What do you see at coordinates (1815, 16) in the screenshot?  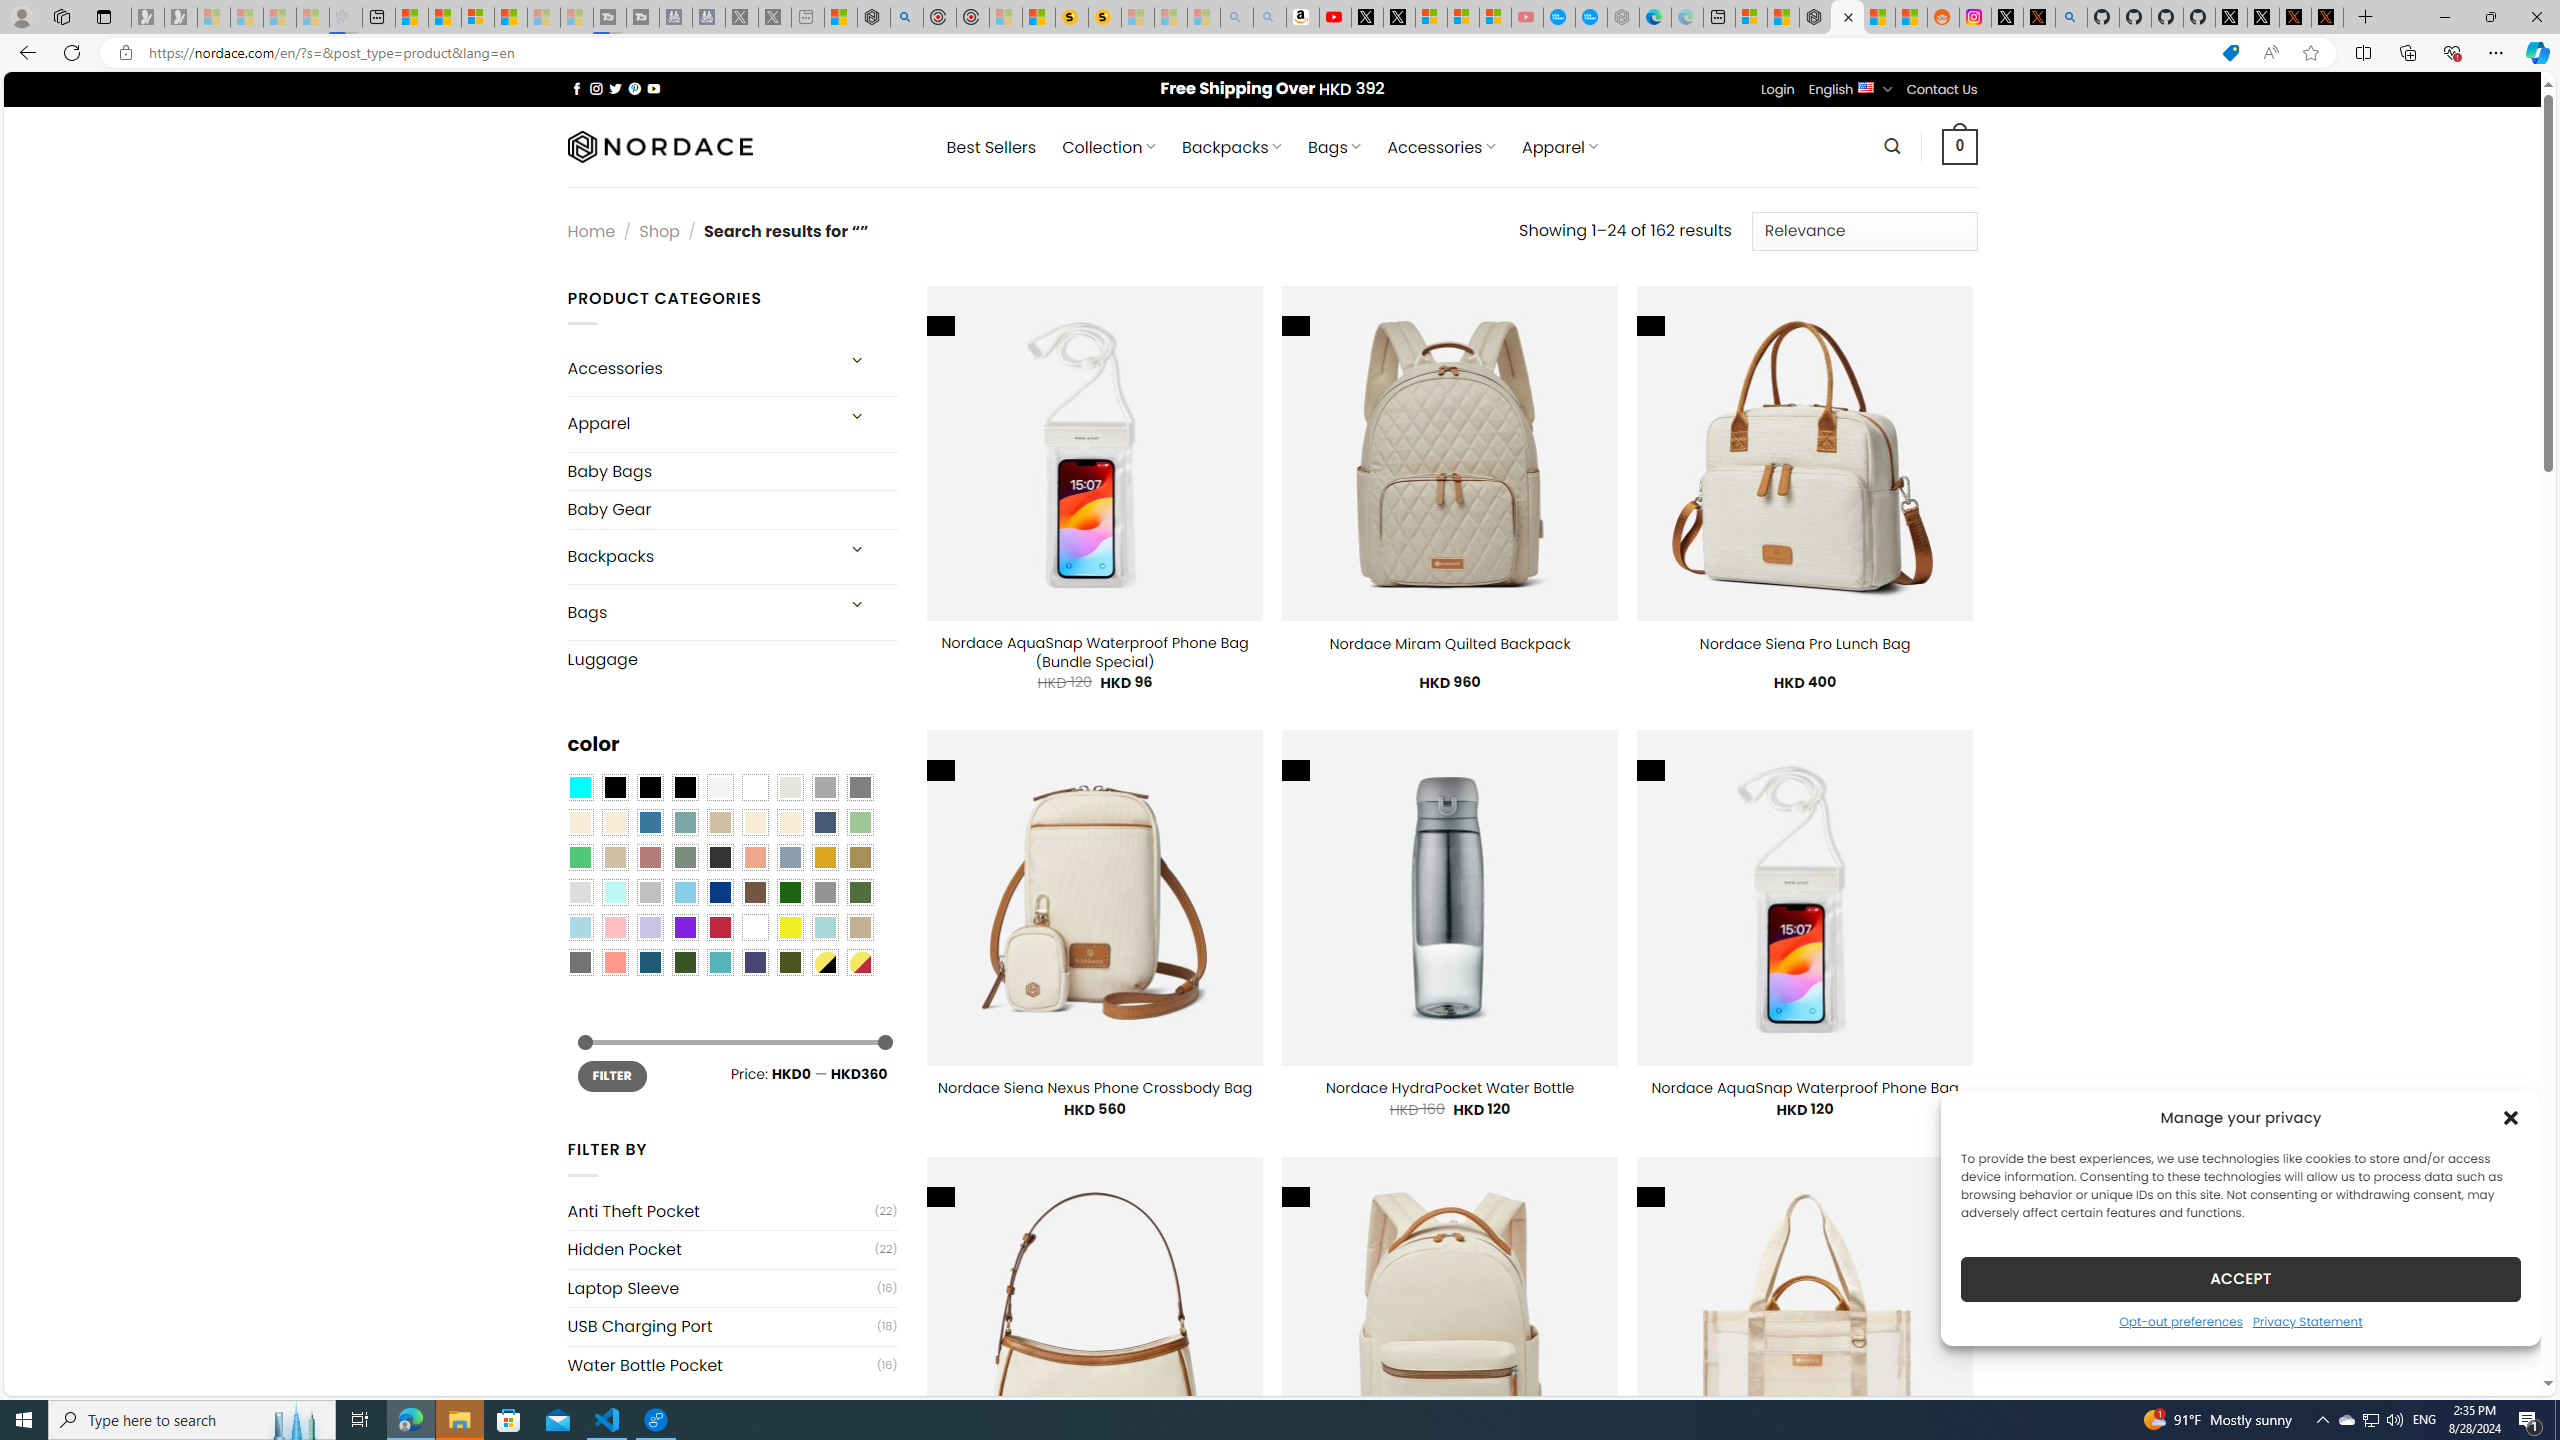 I see `'Nordace - Best Sellers'` at bounding box center [1815, 16].